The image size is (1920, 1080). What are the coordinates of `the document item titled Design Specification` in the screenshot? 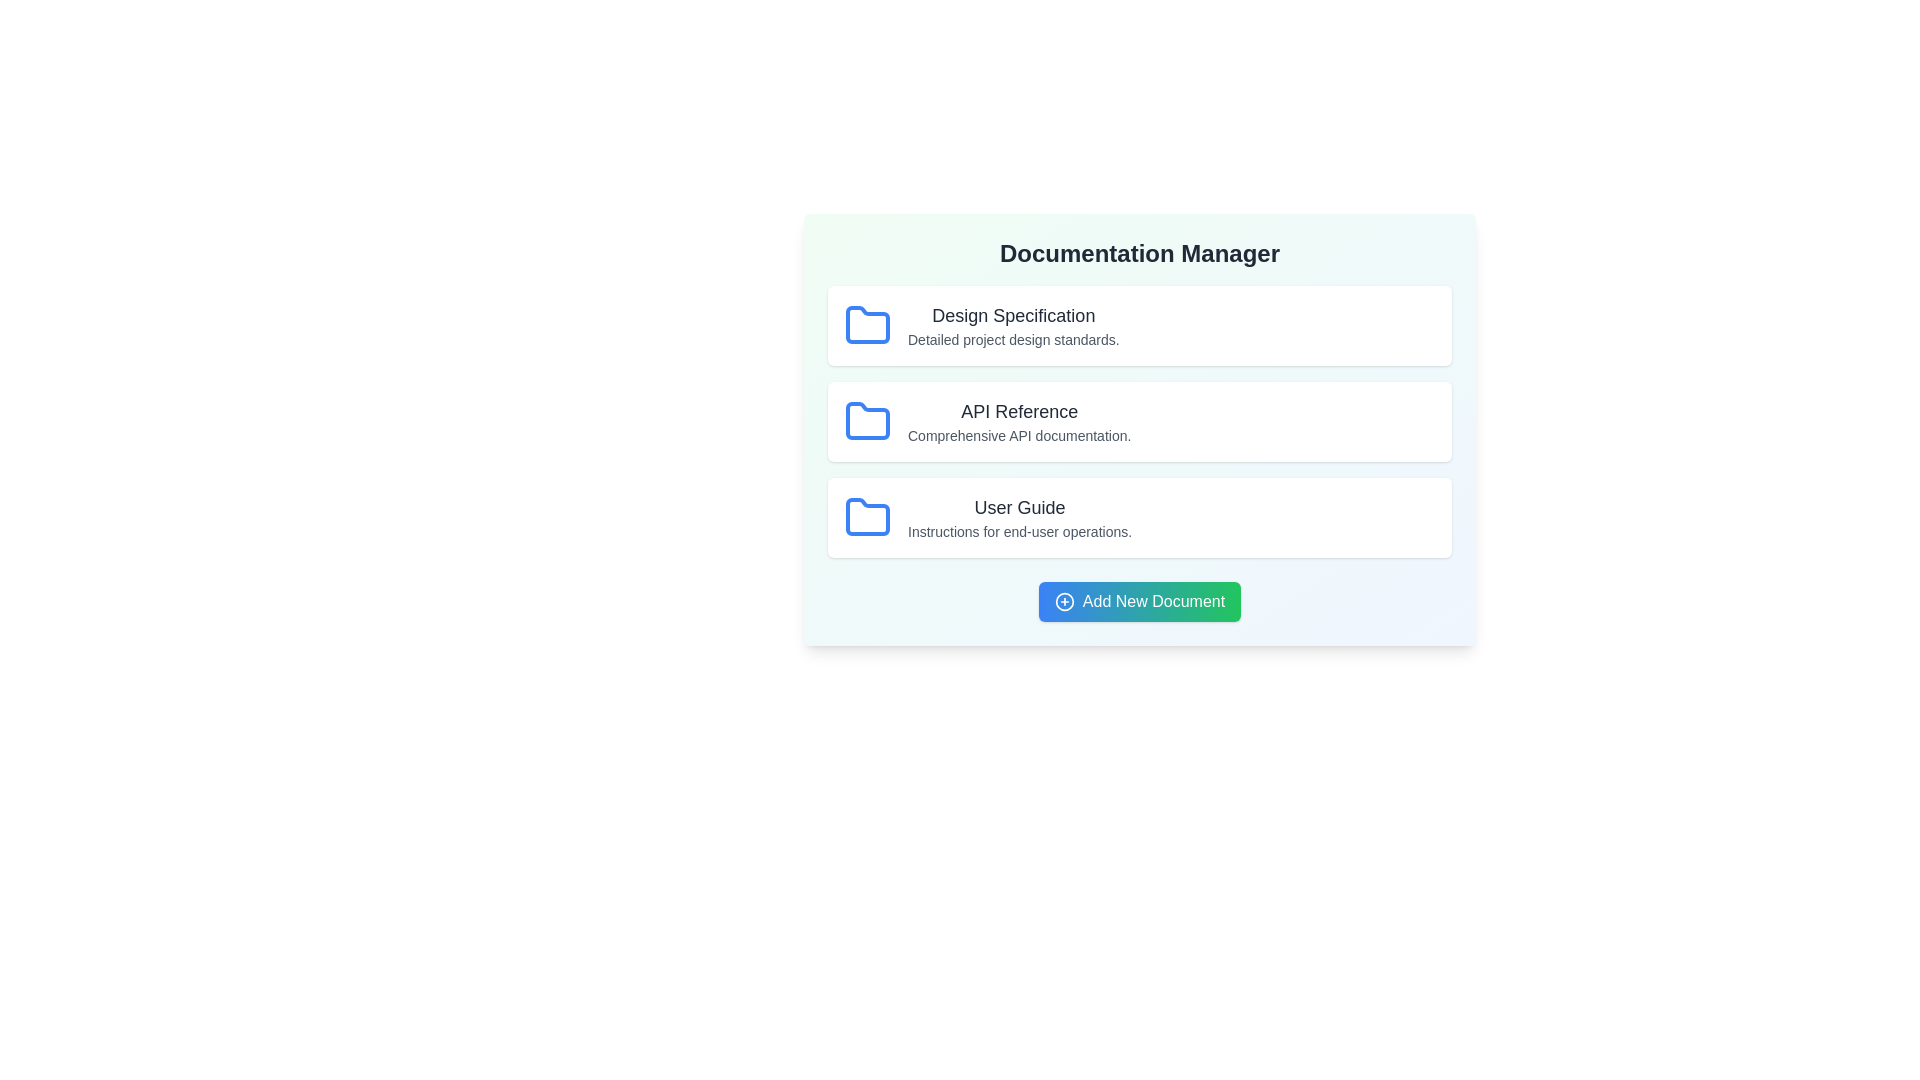 It's located at (1140, 325).